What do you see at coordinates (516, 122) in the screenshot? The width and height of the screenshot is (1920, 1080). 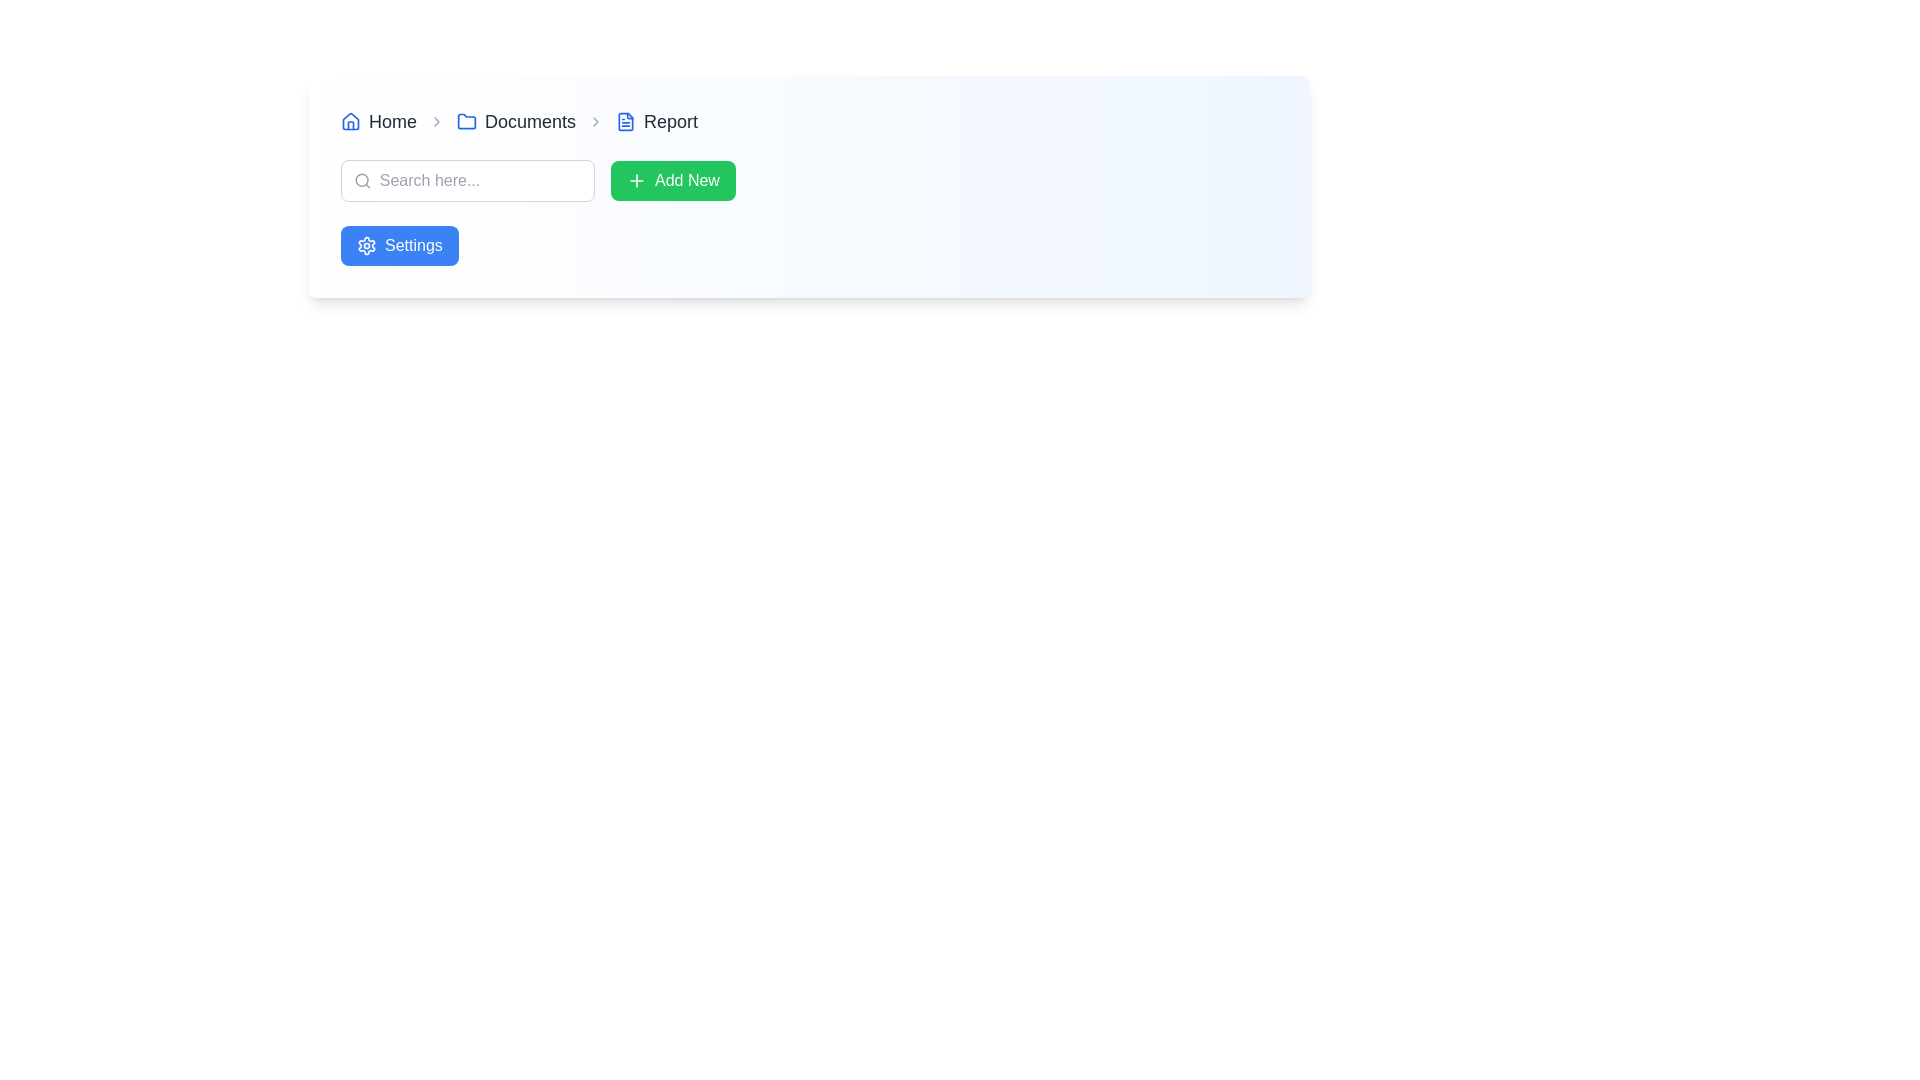 I see `the Breadcrumb item indicating the current location as 'Documents', which is positioned centrally between 'Home' and 'Report' in the breadcrumb navigation` at bounding box center [516, 122].